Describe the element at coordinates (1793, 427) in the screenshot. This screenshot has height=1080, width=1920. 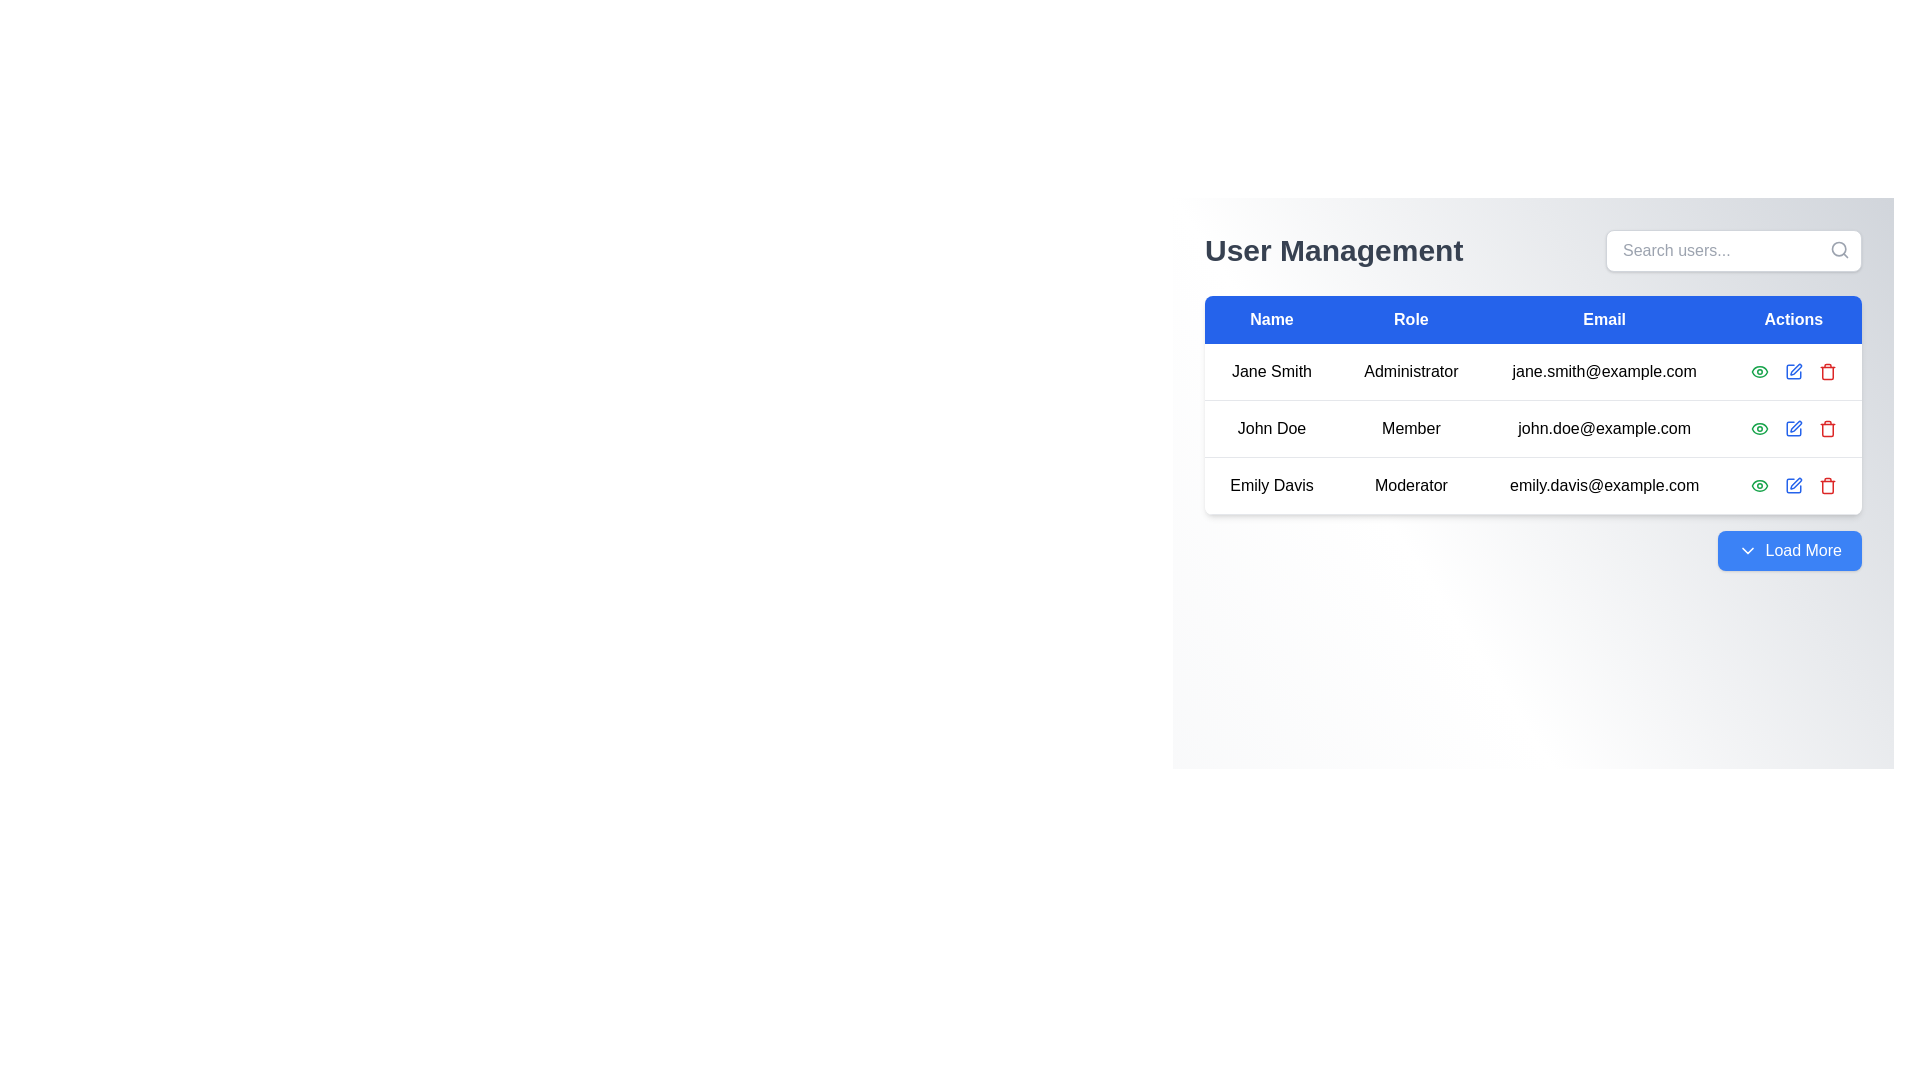
I see `the blue edit tool icon in the 'Actions' column corresponding to 'John Doe'` at that location.